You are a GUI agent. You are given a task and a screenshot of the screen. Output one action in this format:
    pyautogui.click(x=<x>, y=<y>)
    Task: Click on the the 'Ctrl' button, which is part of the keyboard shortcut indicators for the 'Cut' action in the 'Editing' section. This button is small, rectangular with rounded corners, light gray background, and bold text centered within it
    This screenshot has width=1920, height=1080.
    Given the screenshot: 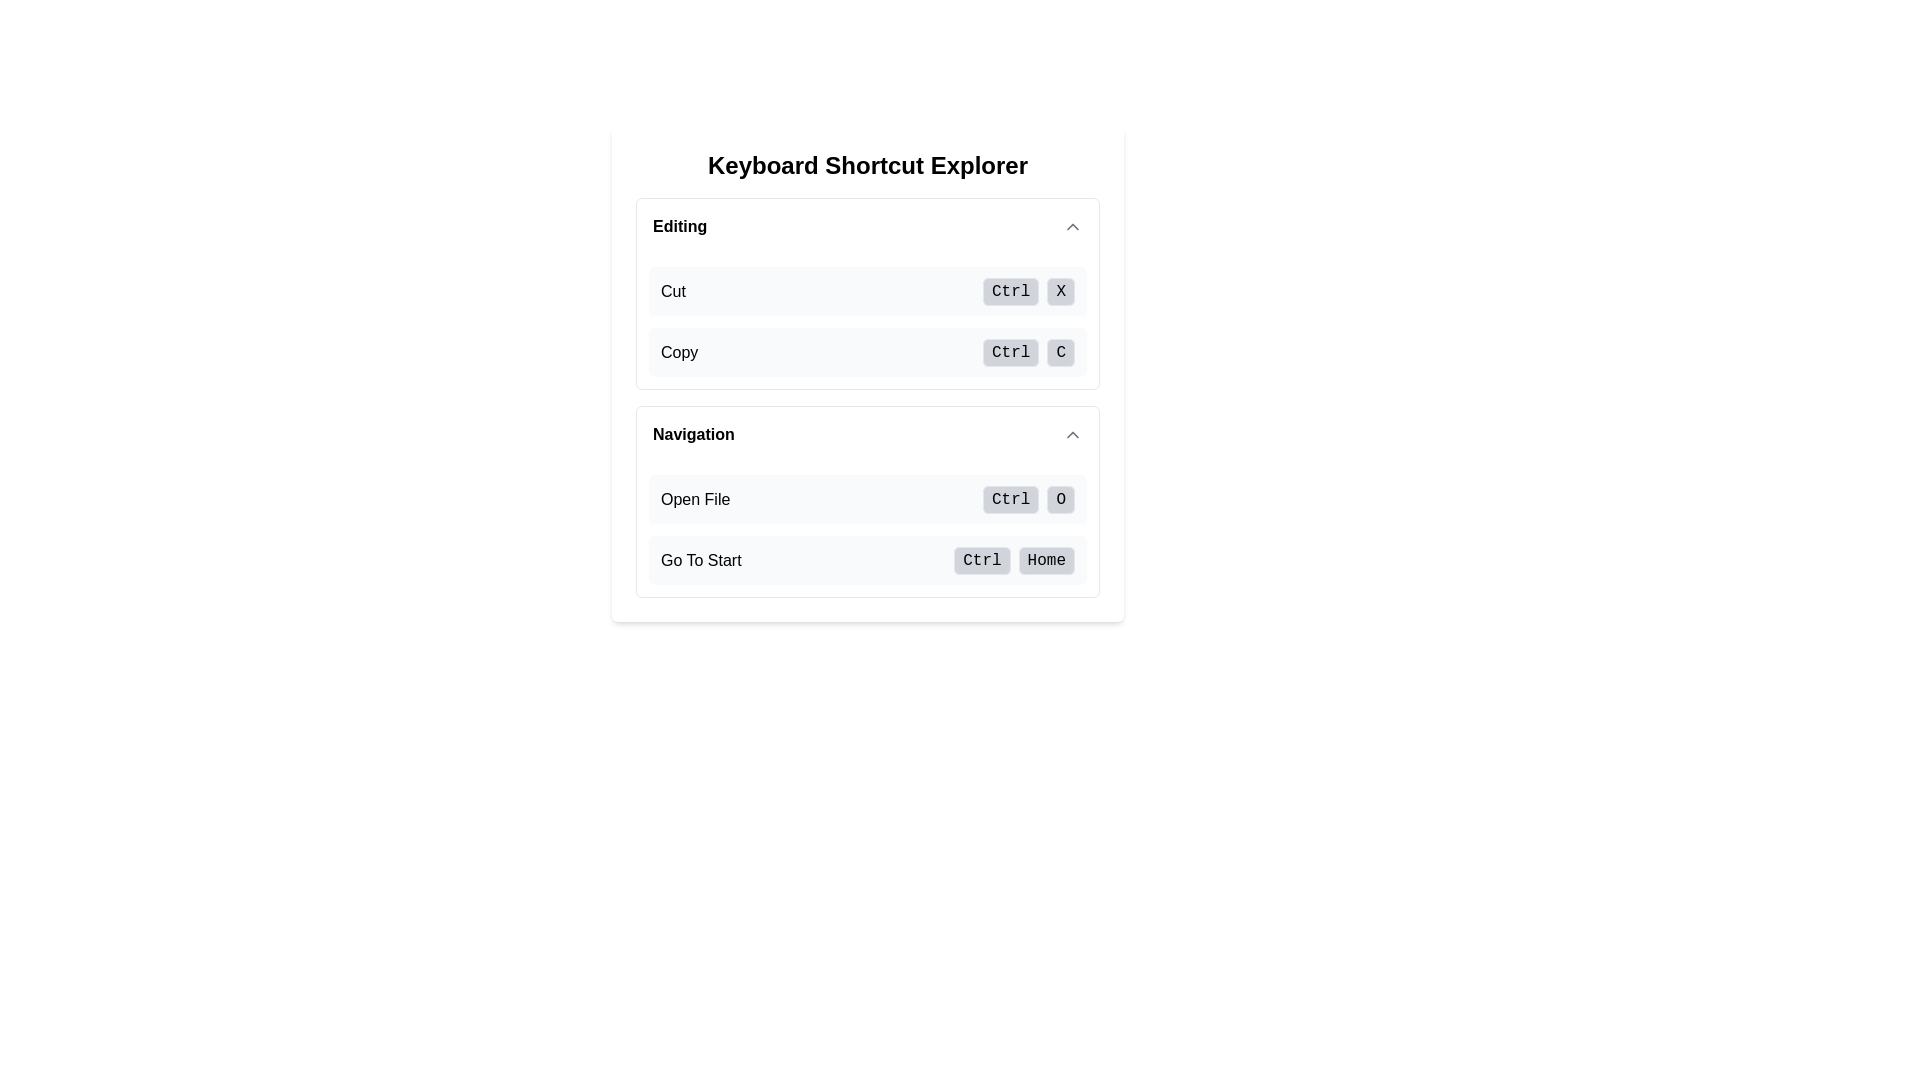 What is the action you would take?
    pyautogui.click(x=1011, y=292)
    